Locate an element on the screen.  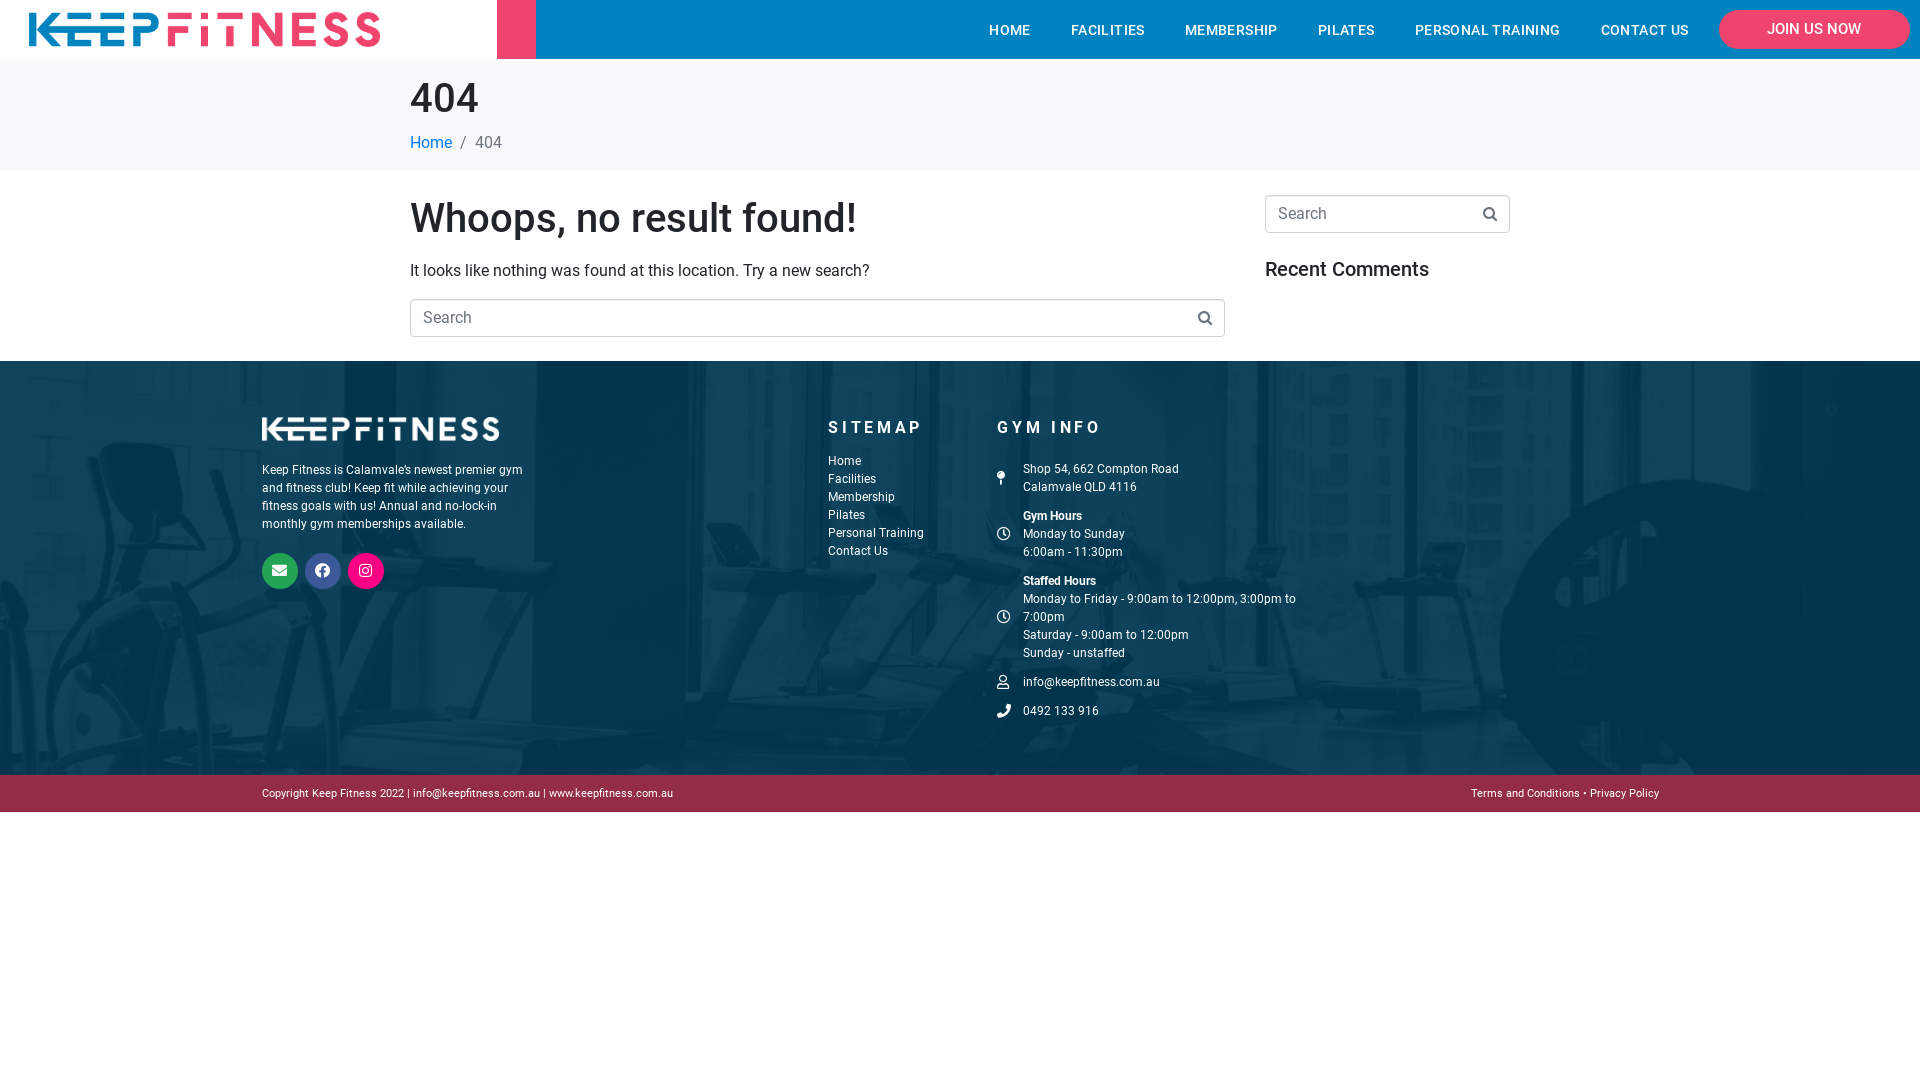
'Terms and Conditions' is located at coordinates (1525, 792).